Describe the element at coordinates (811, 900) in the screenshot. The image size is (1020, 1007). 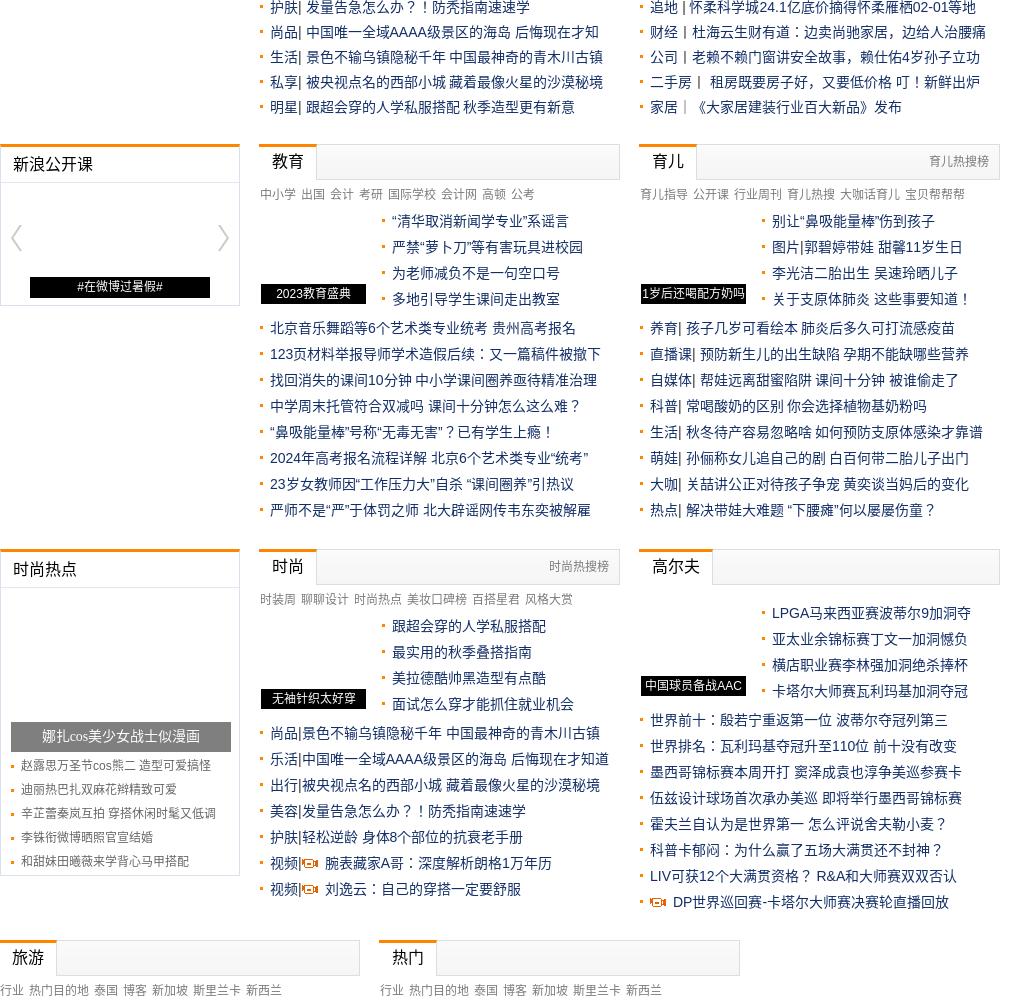
I see `'DP世界巡回赛-卡塔尔大师赛决赛轮直播回放'` at that location.